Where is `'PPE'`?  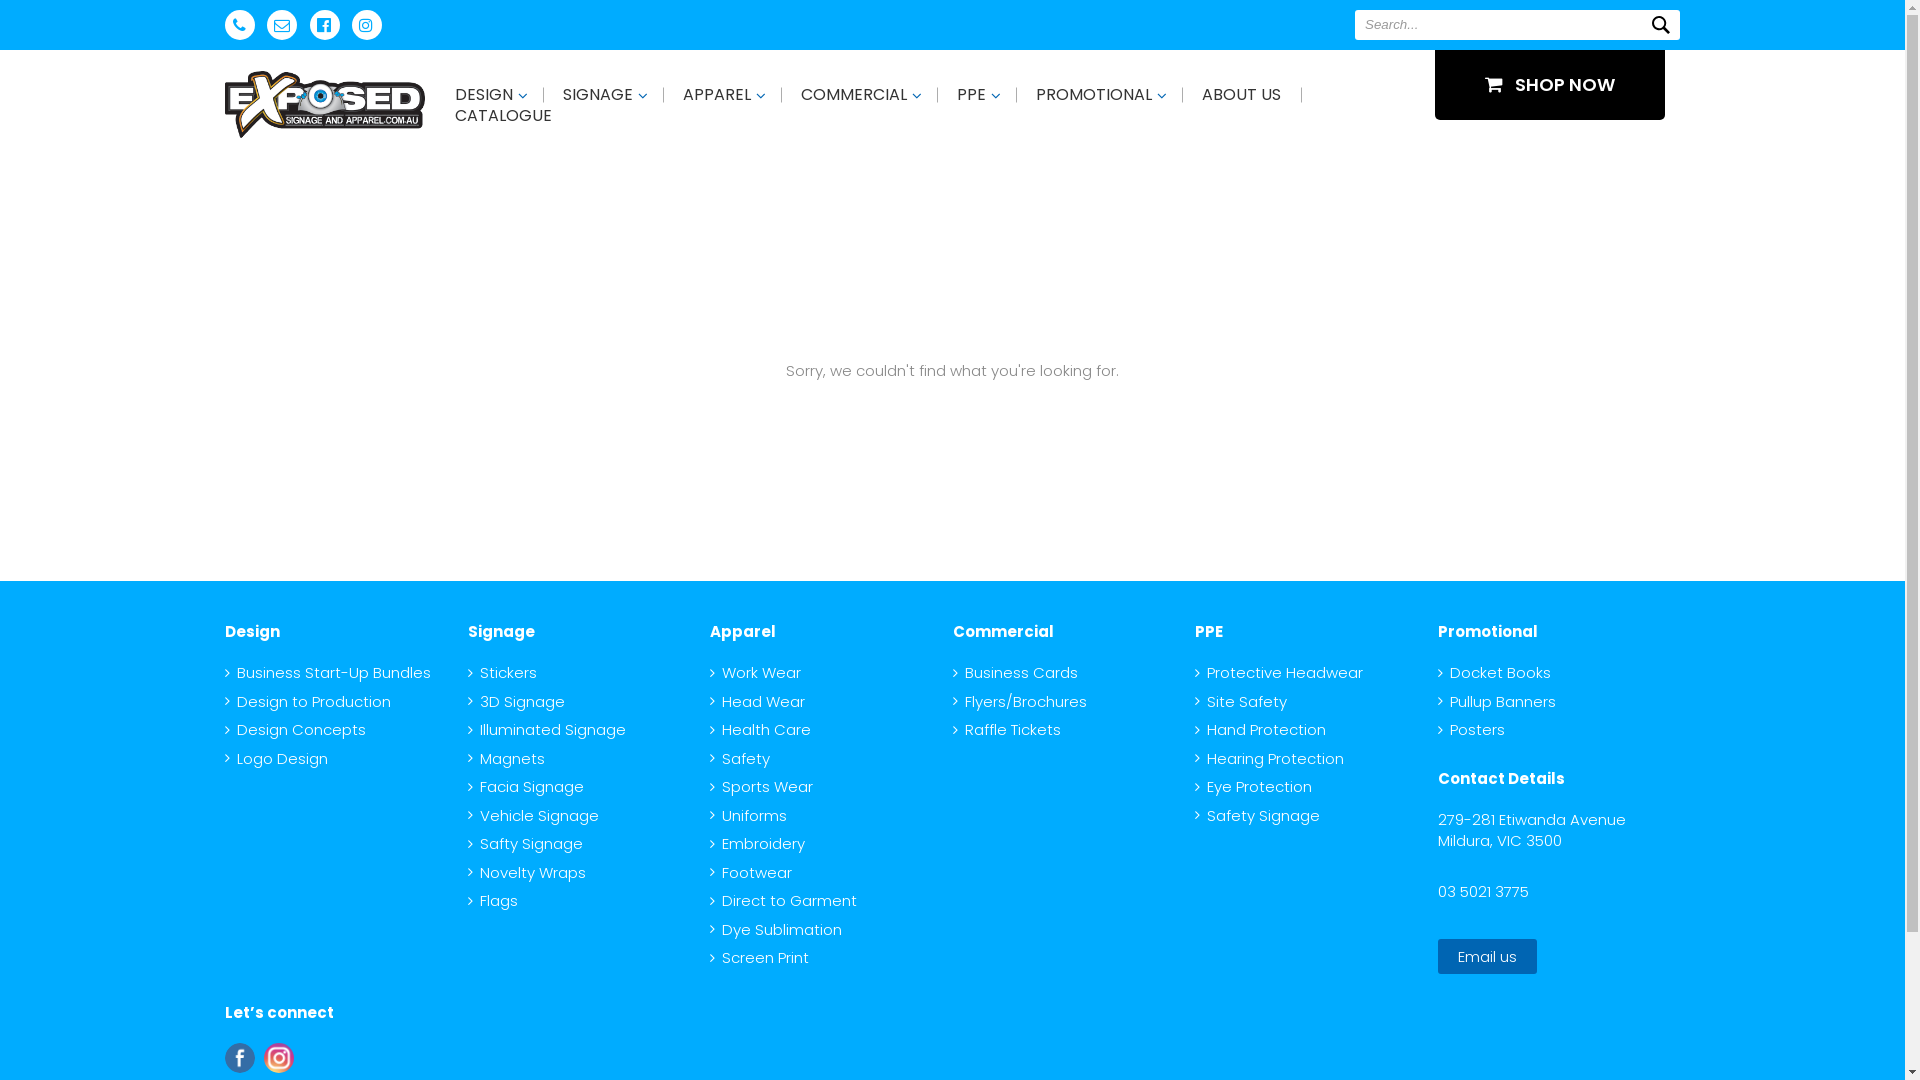 'PPE' is located at coordinates (971, 94).